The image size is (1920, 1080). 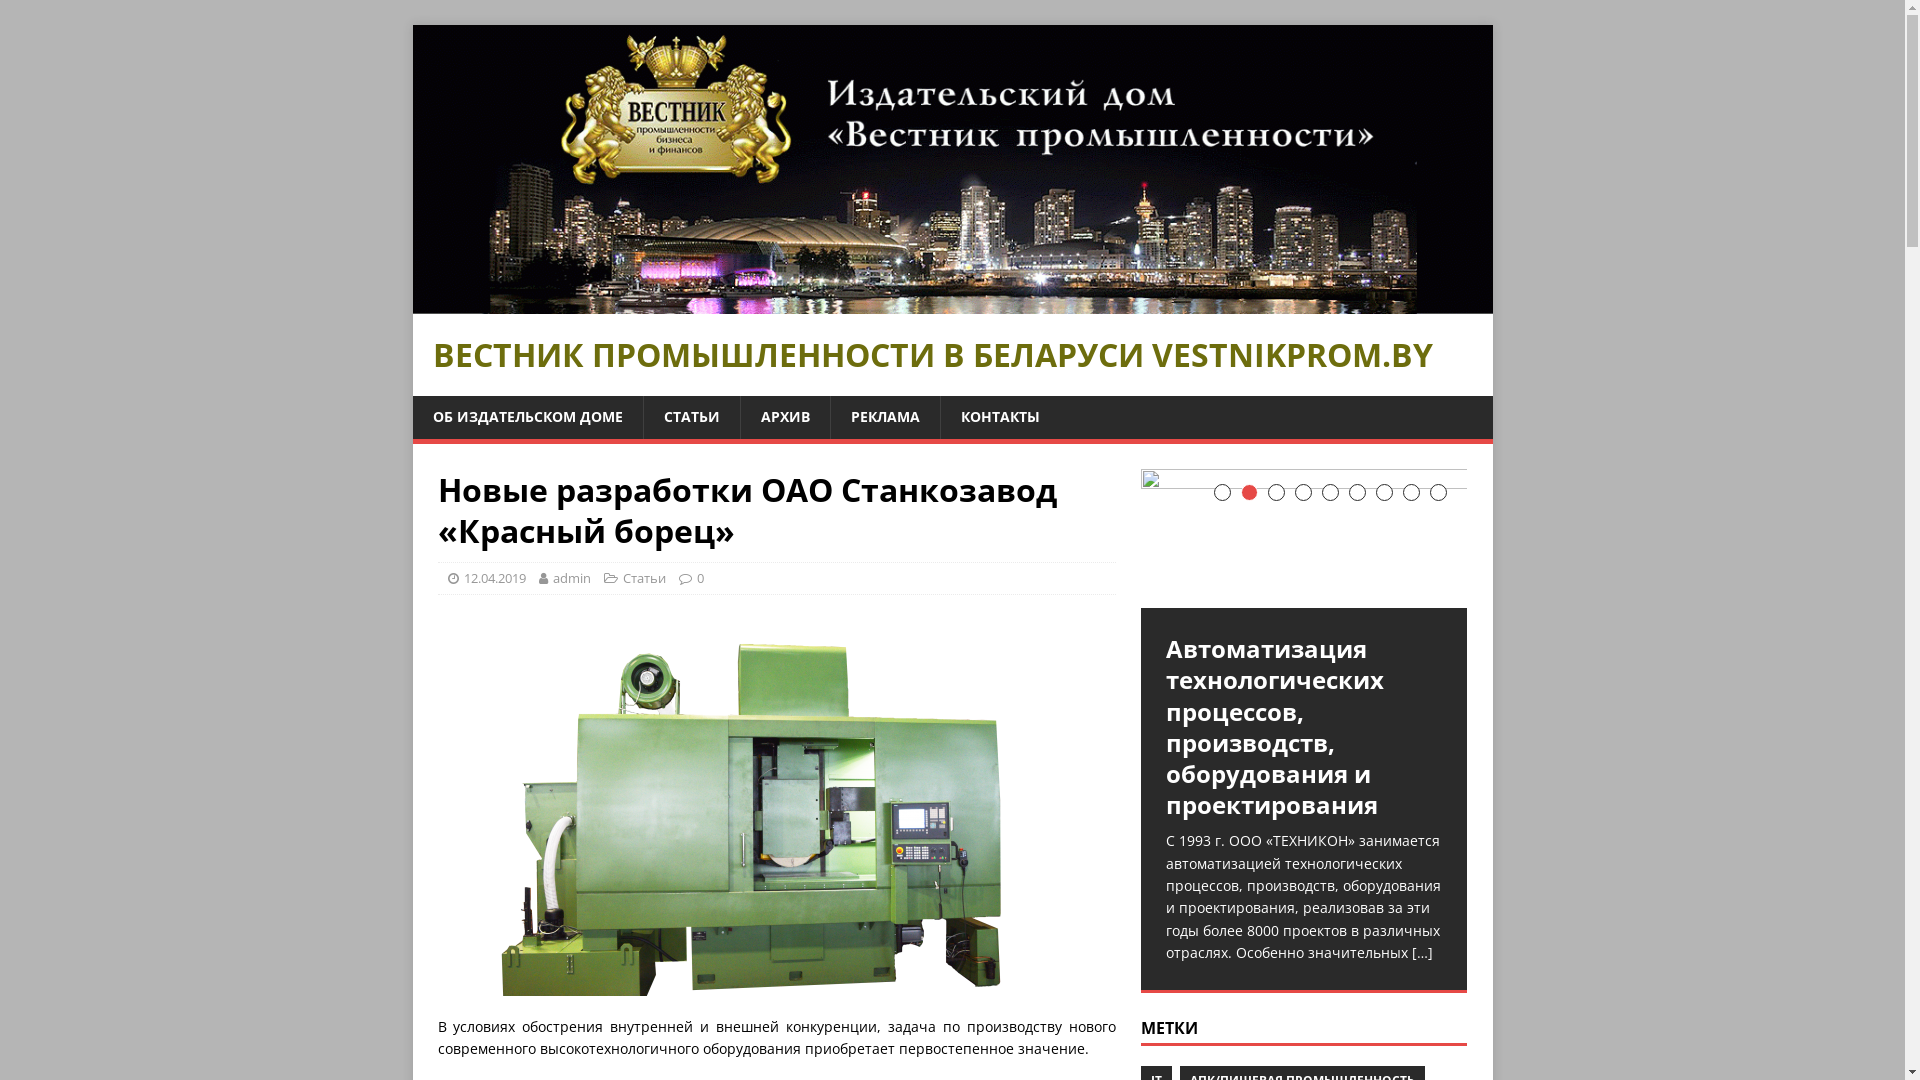 What do you see at coordinates (1221, 492) in the screenshot?
I see `'1'` at bounding box center [1221, 492].